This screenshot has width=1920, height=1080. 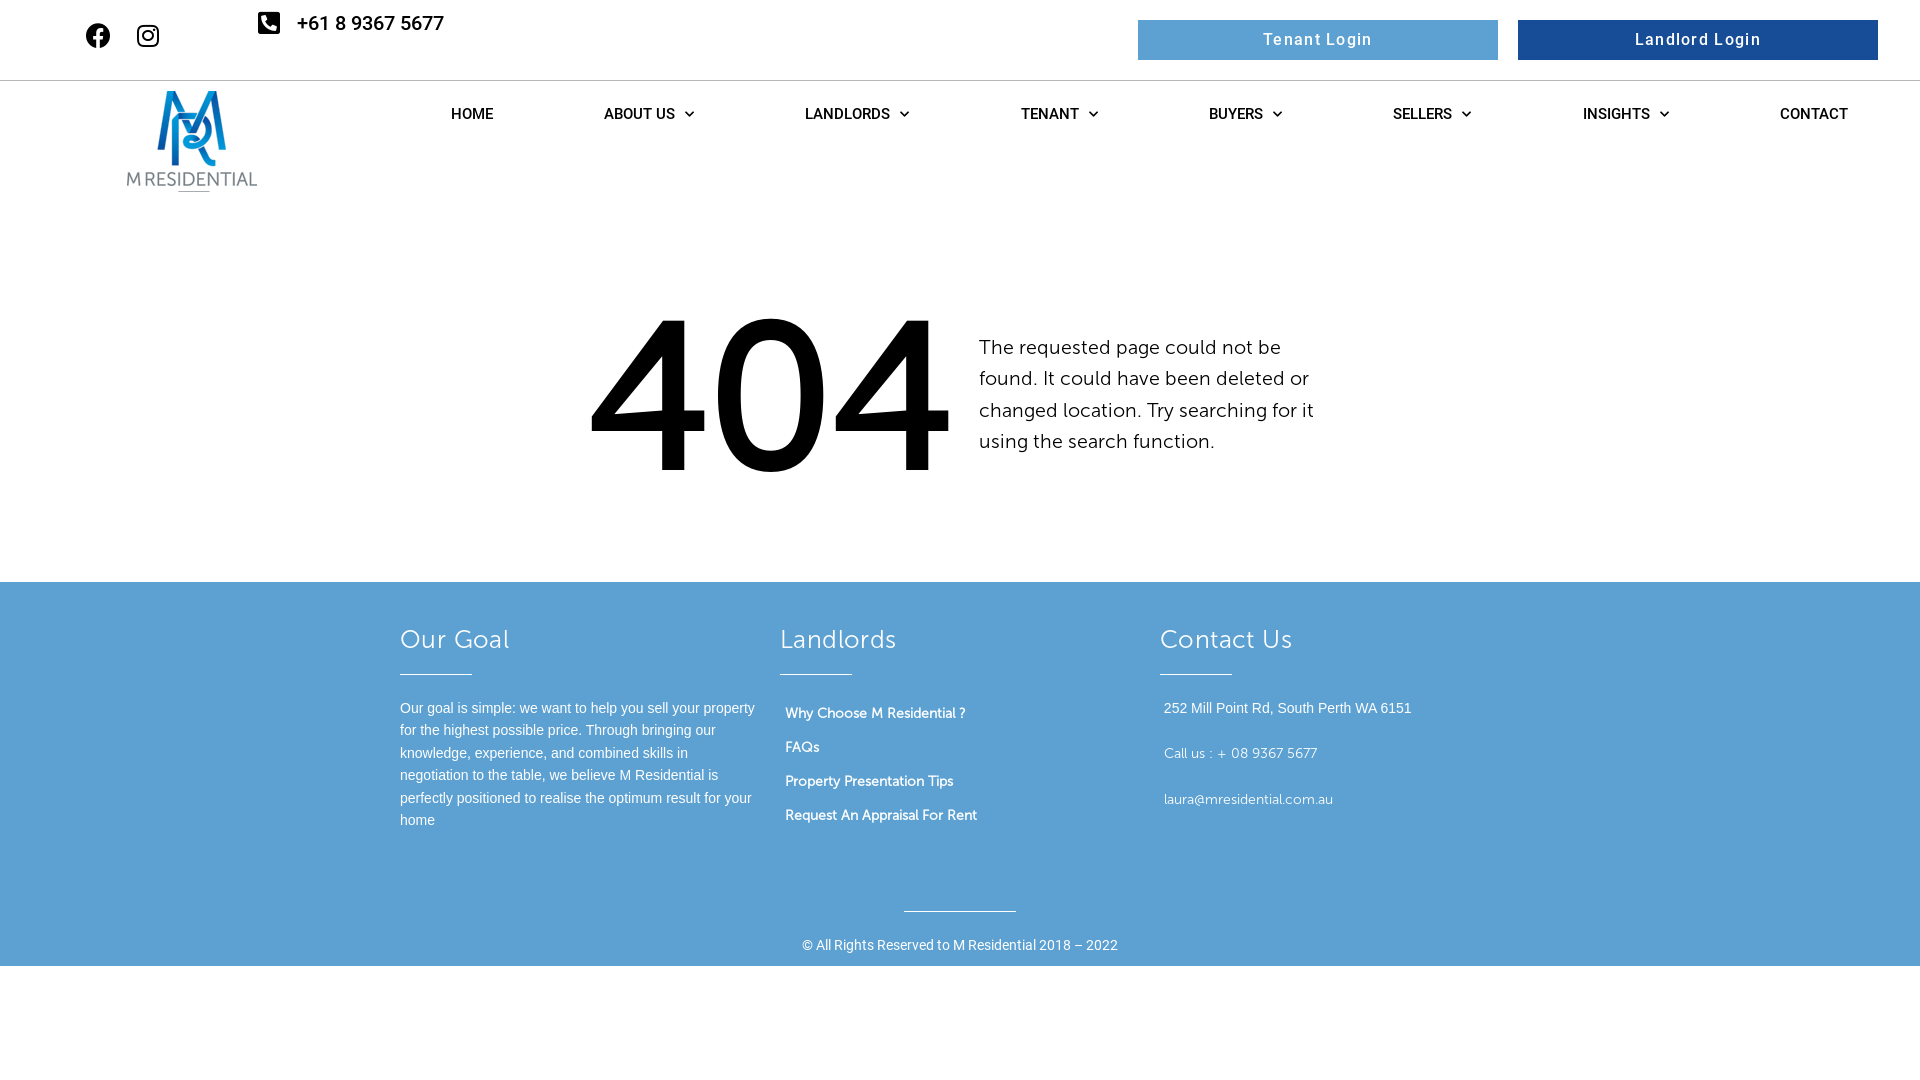 I want to click on 'SELLERS', so click(x=1431, y=114).